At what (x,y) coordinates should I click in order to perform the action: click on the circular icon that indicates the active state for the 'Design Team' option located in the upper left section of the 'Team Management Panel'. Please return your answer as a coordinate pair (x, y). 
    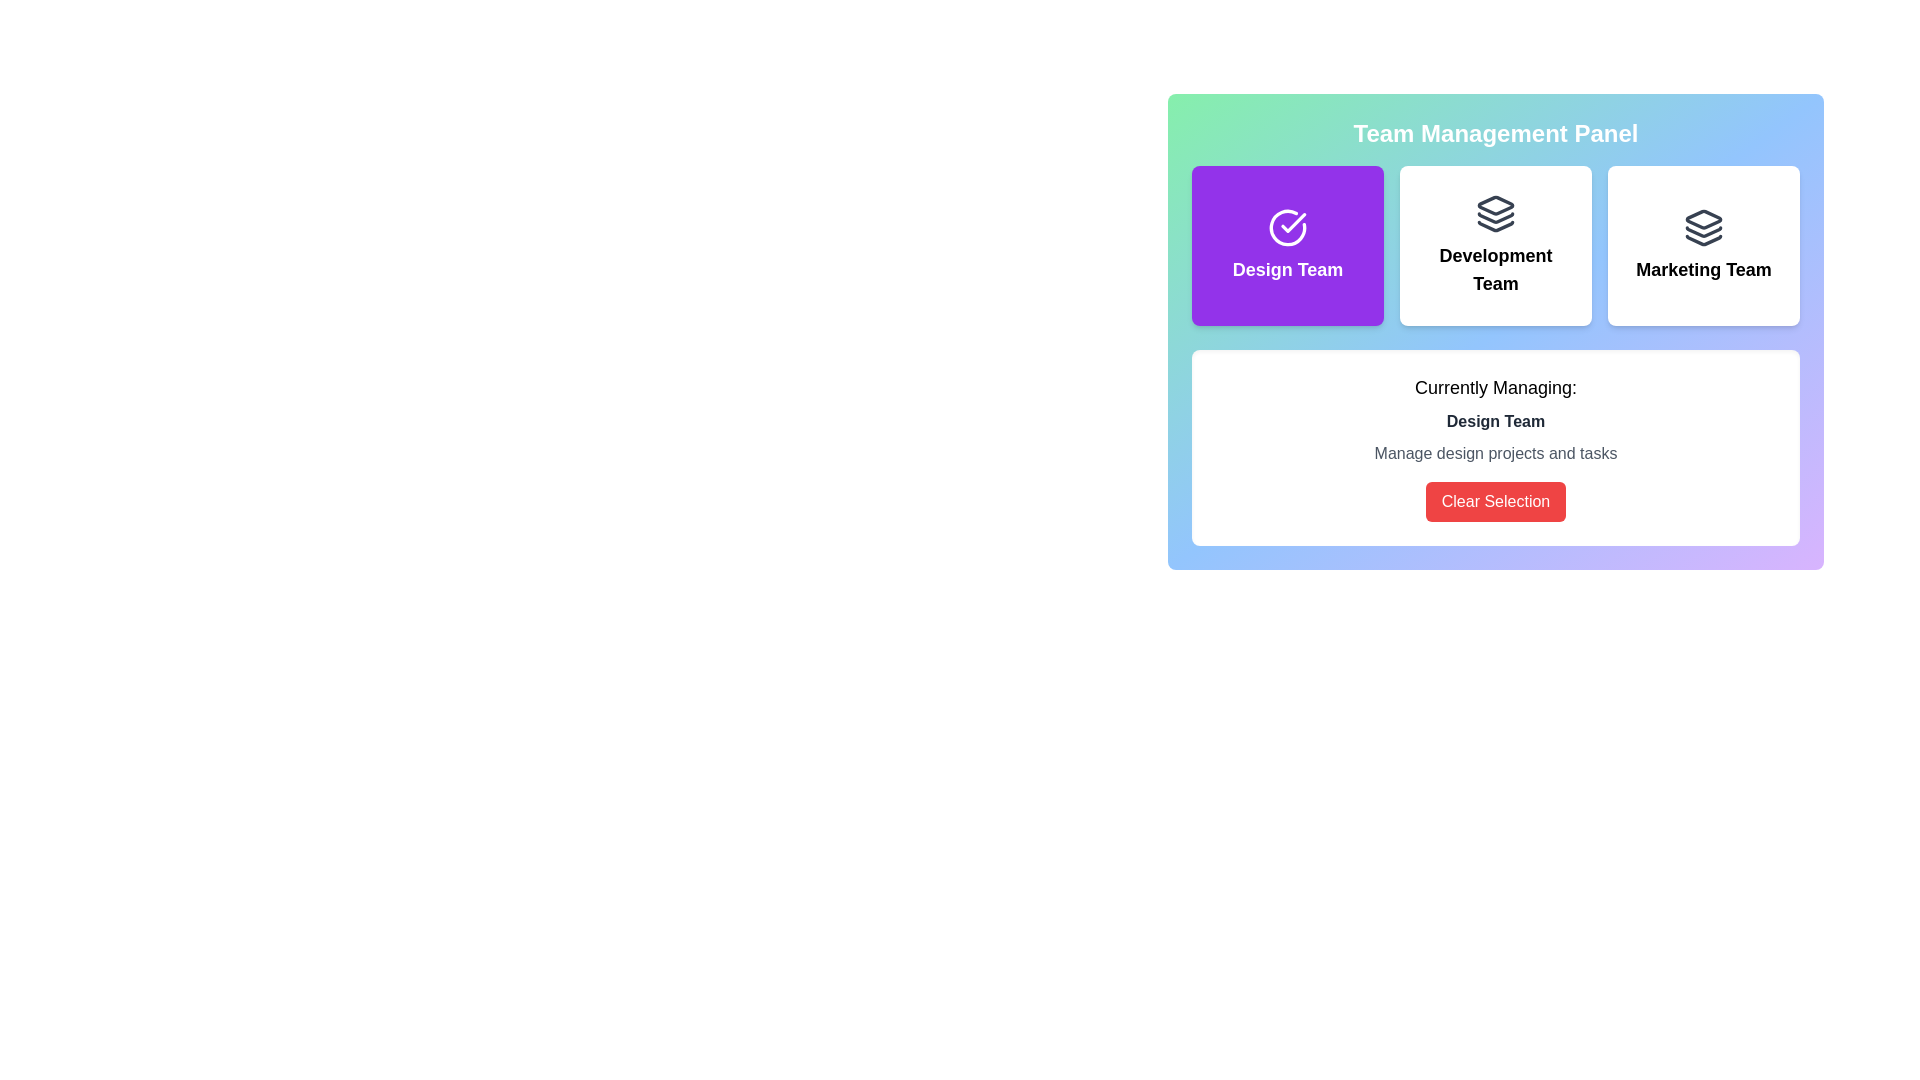
    Looking at the image, I should click on (1287, 226).